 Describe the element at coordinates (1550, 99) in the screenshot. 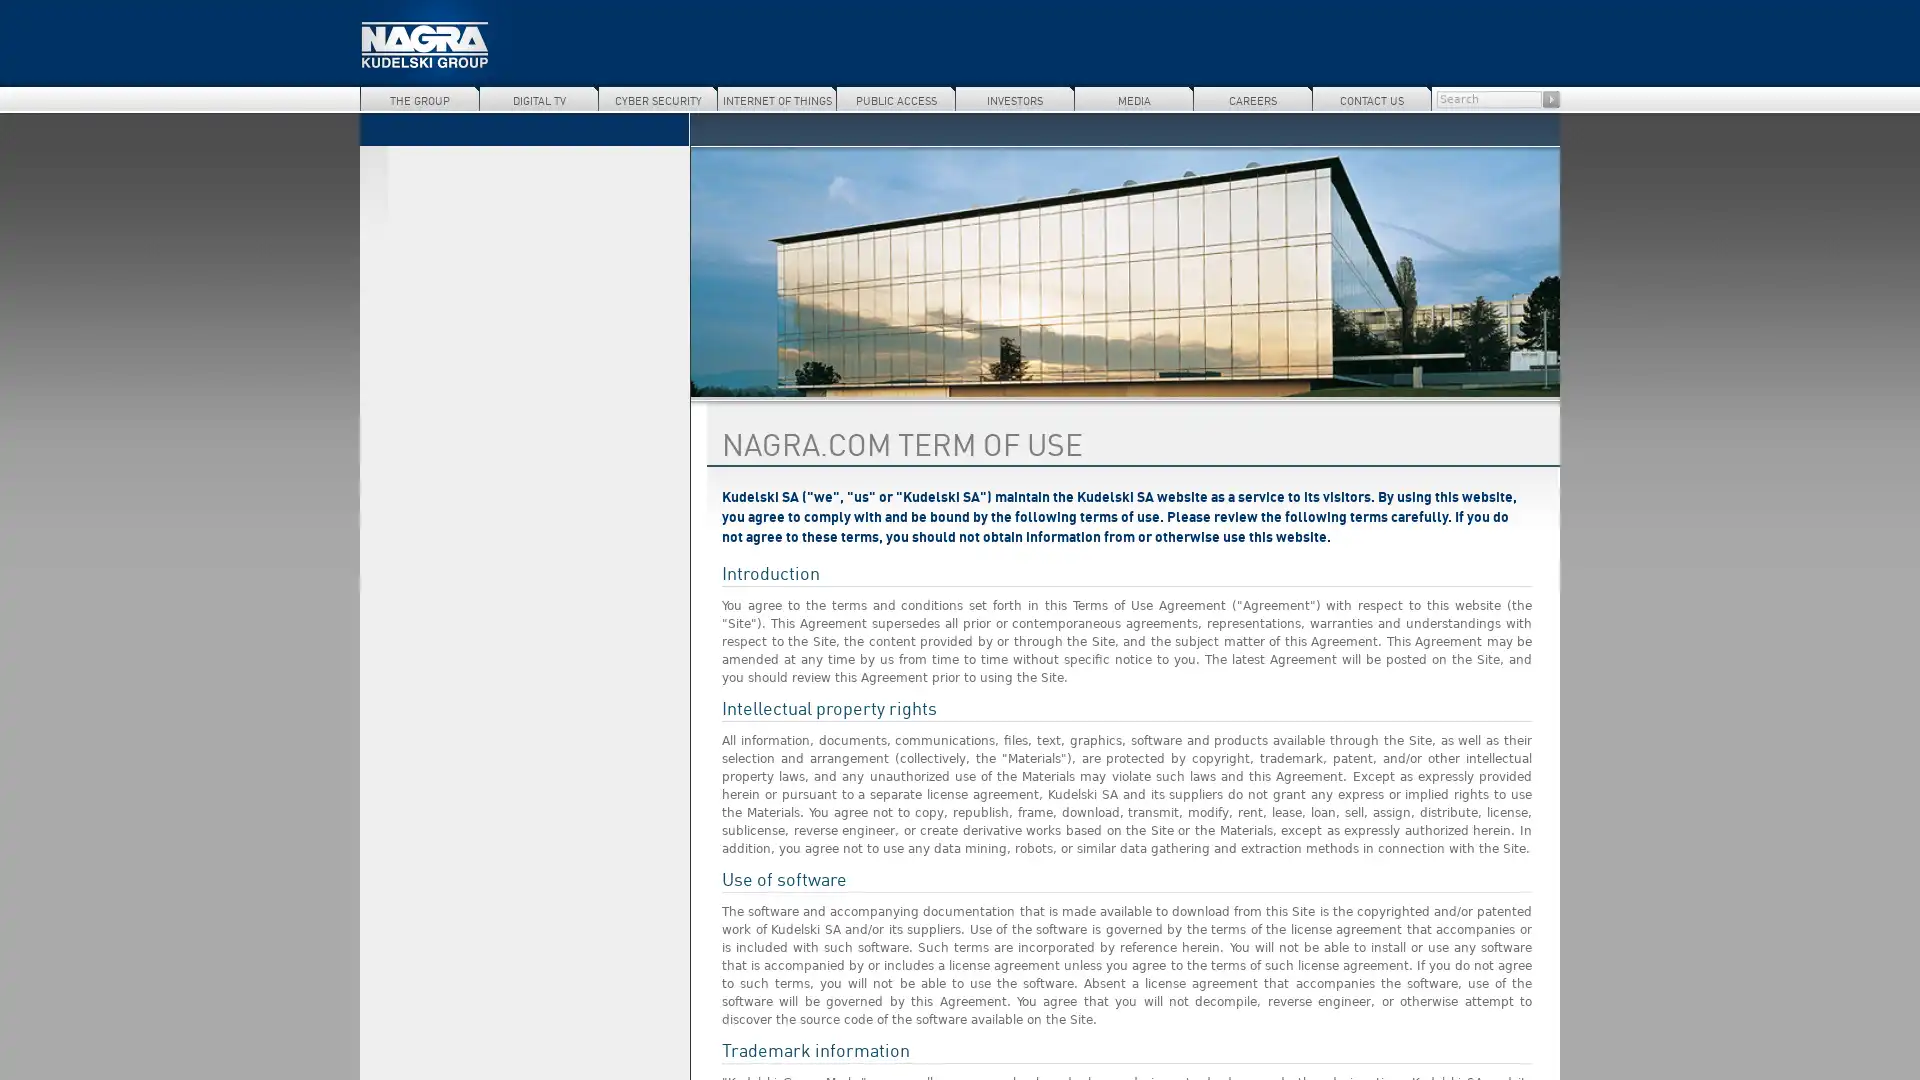

I see `Submit` at that location.